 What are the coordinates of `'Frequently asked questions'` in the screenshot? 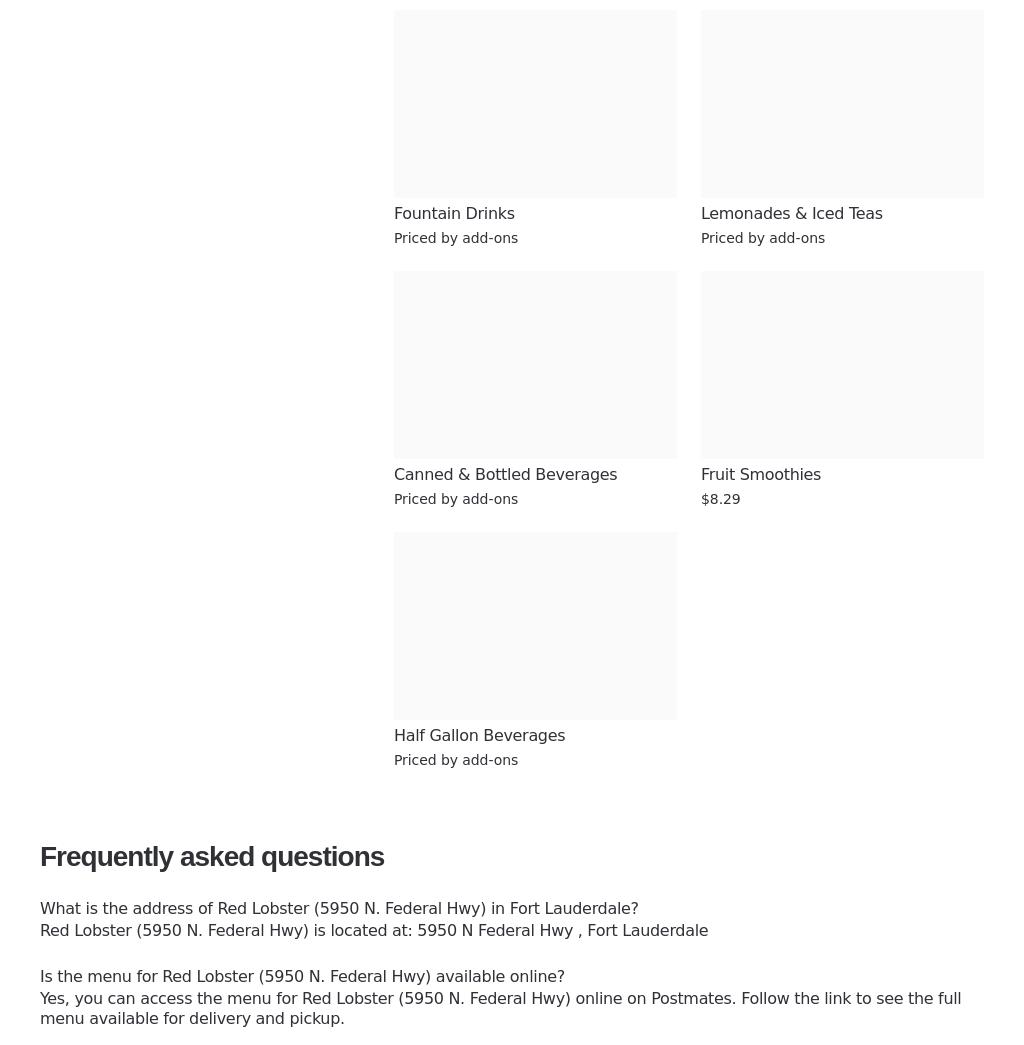 It's located at (211, 855).